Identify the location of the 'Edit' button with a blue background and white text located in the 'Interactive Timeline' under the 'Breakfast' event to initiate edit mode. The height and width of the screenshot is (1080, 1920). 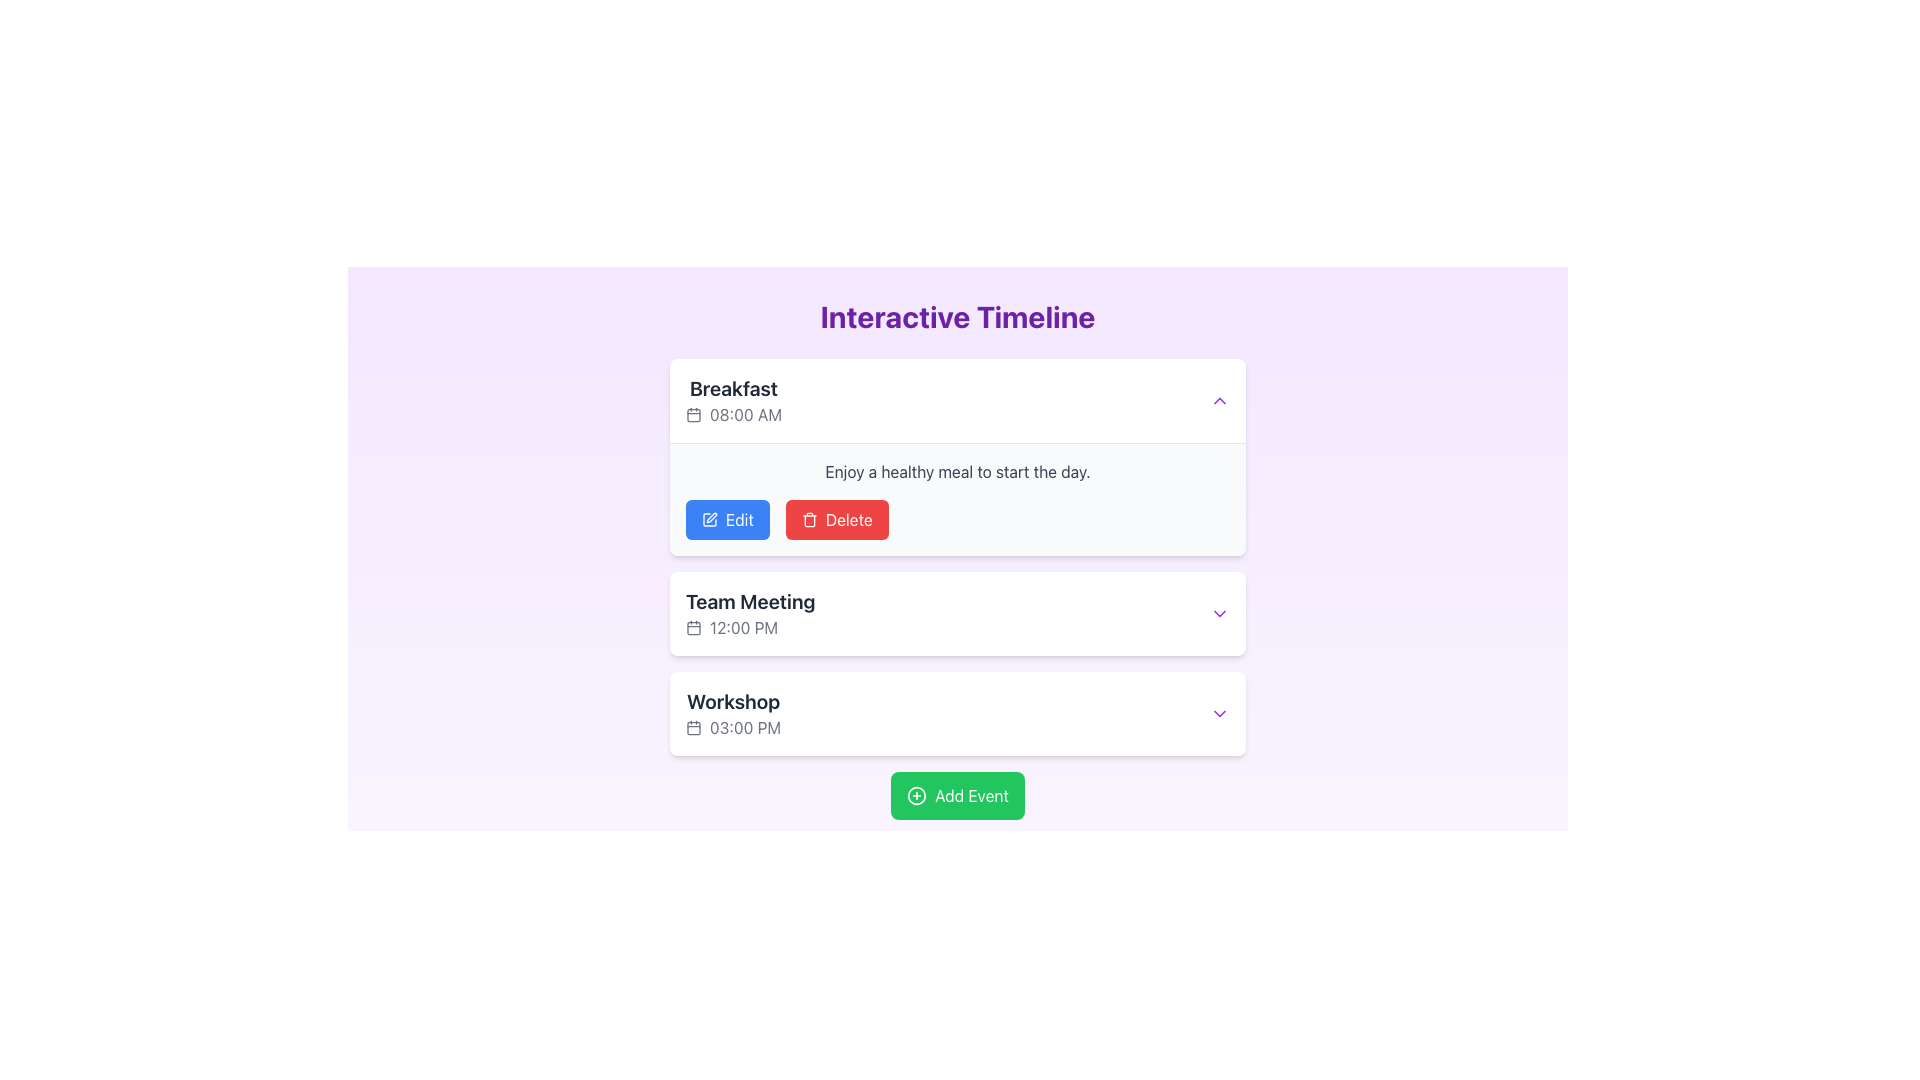
(726, 519).